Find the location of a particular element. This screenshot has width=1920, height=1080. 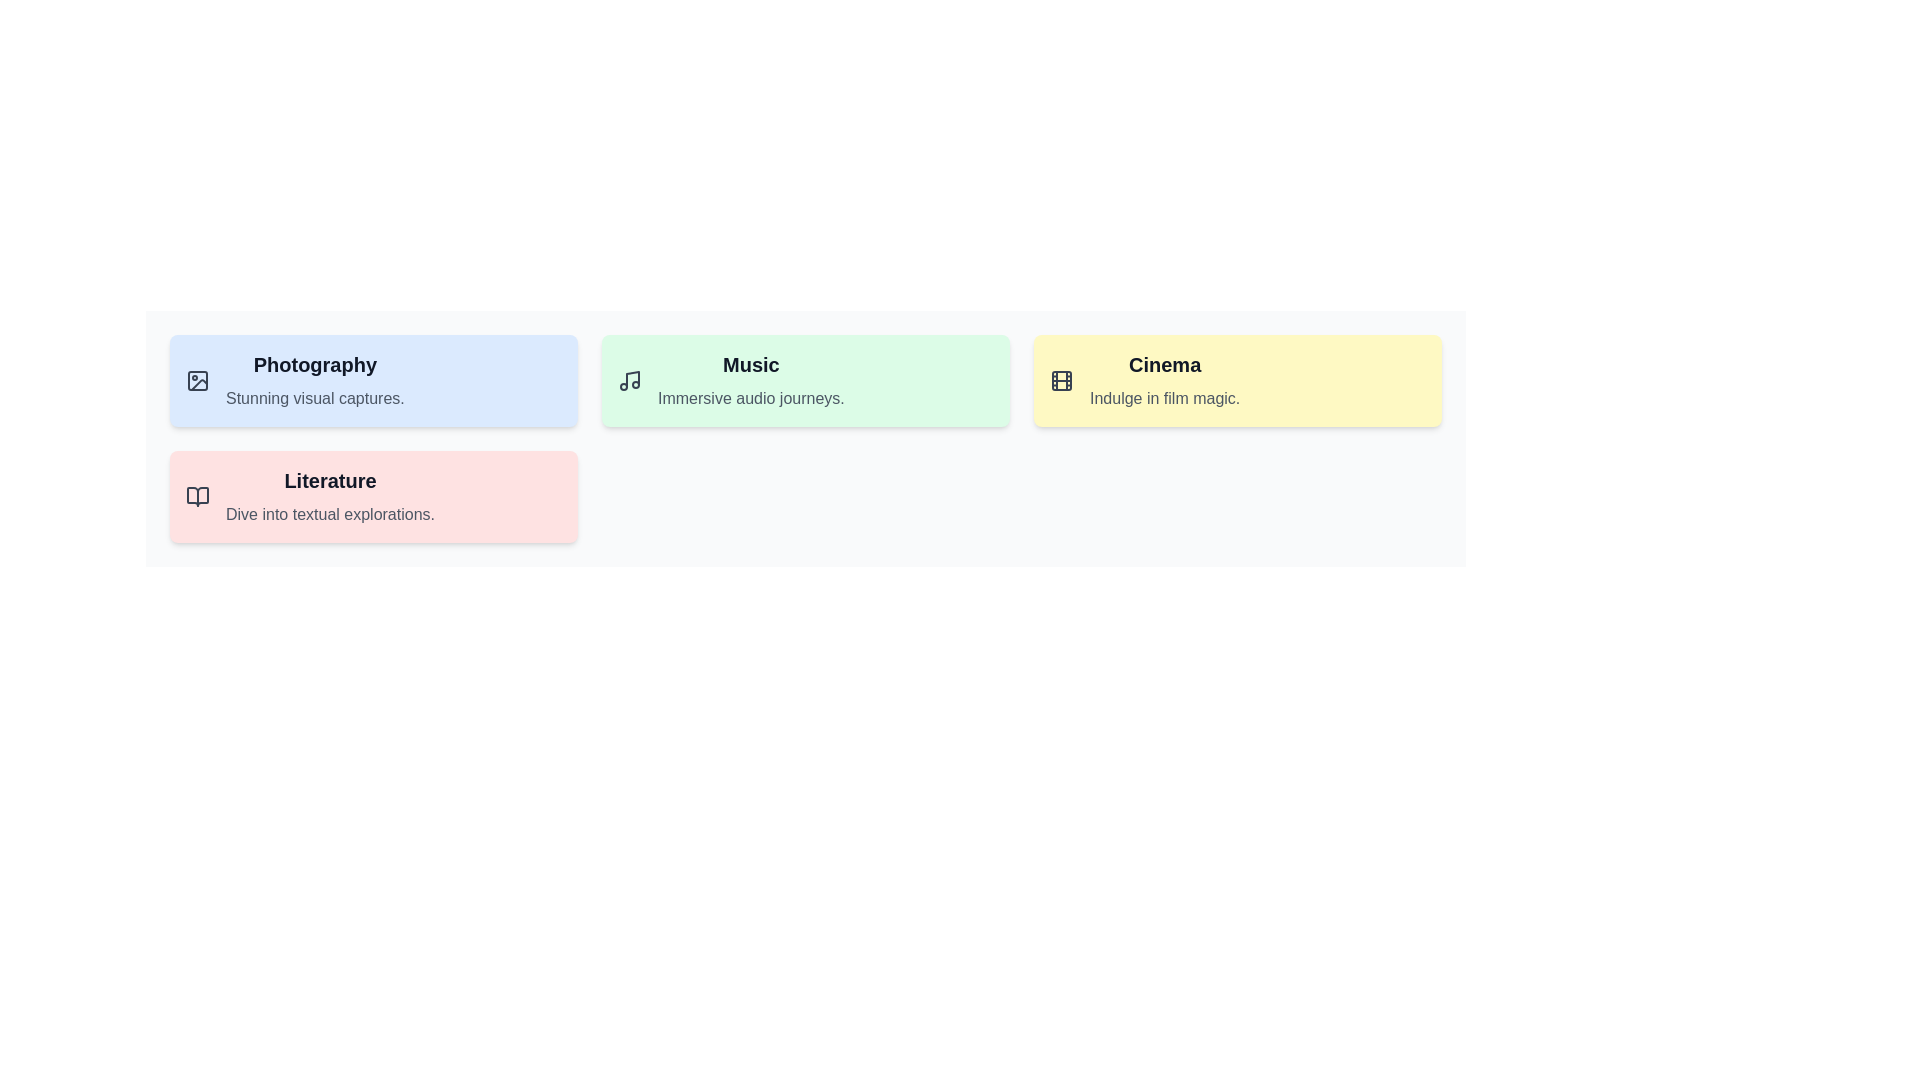

the 'Photography' category card located at the top-left corner of the interface grid is located at coordinates (314, 381).